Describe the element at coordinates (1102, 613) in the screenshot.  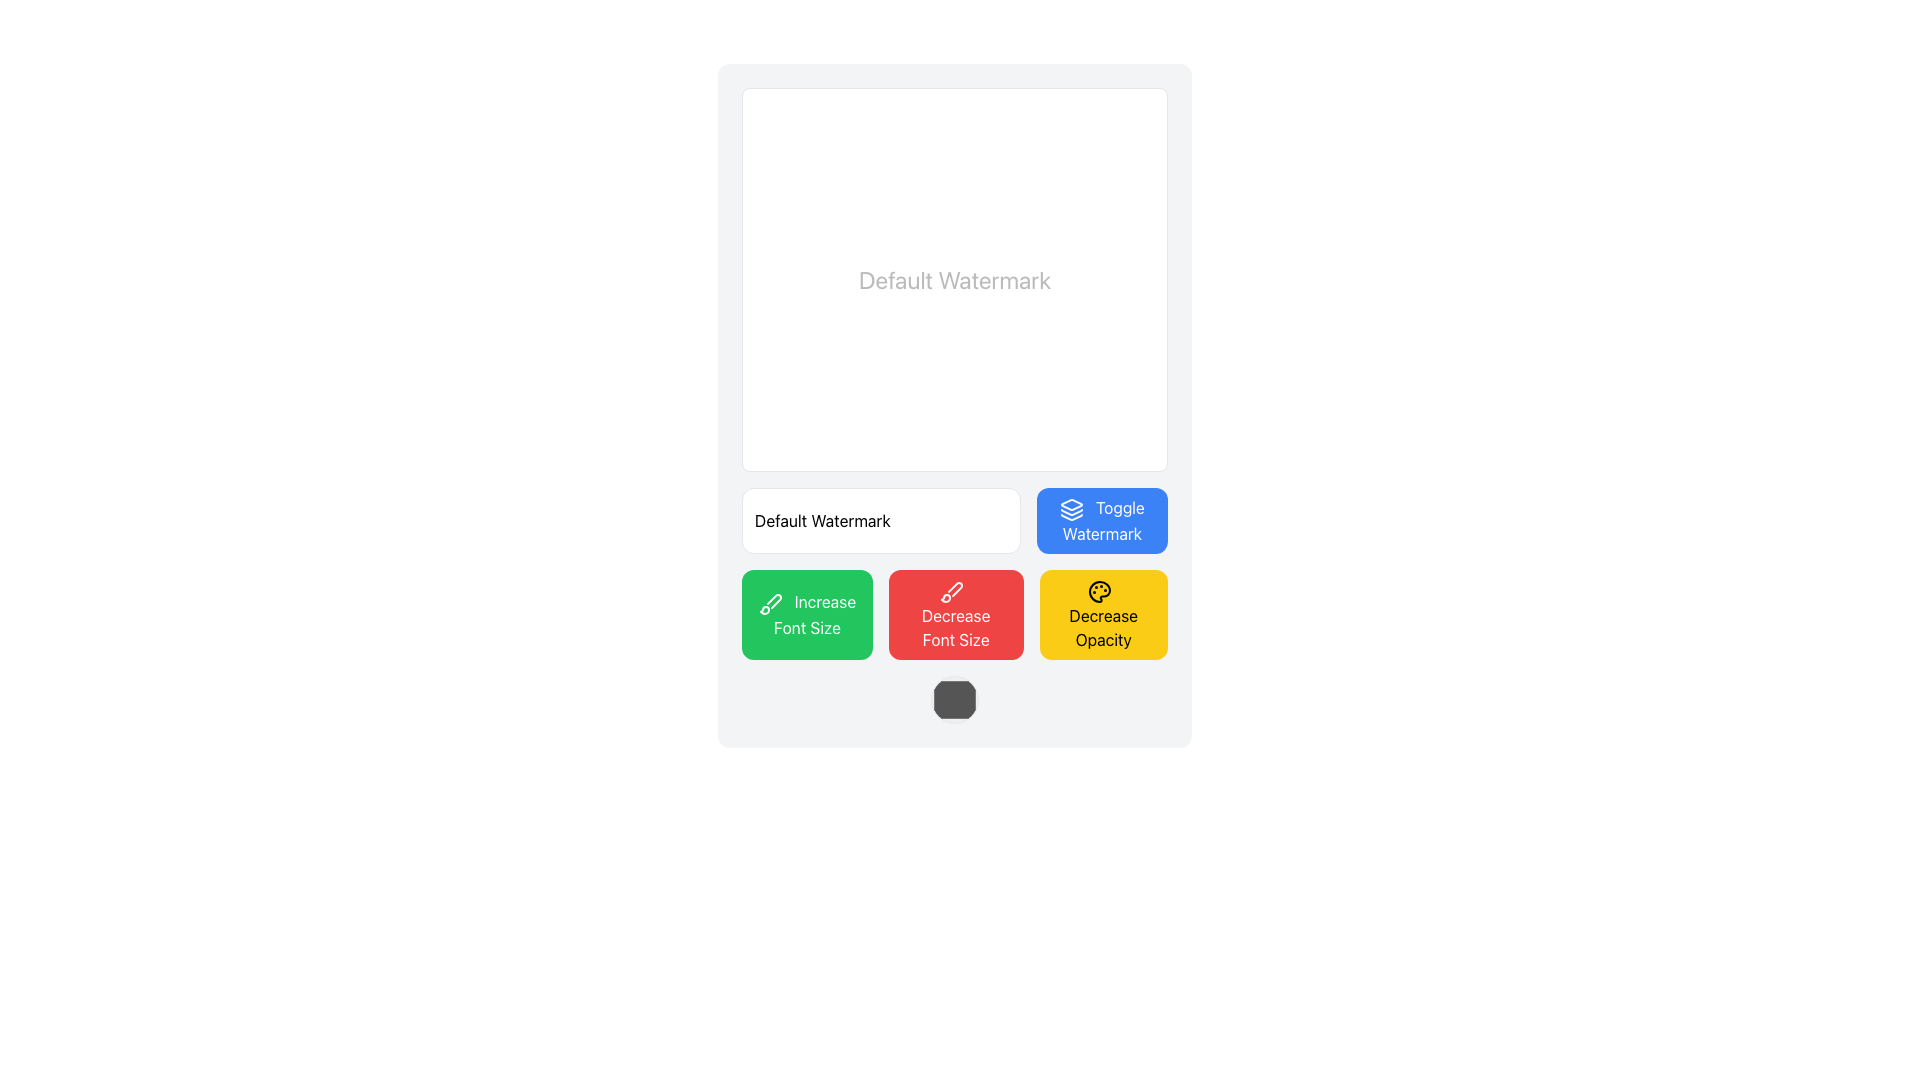
I see `the third button in the group of three, which has a yellow background, rounded corners, and features a palette icon above the text 'Decrease Opacity'` at that location.